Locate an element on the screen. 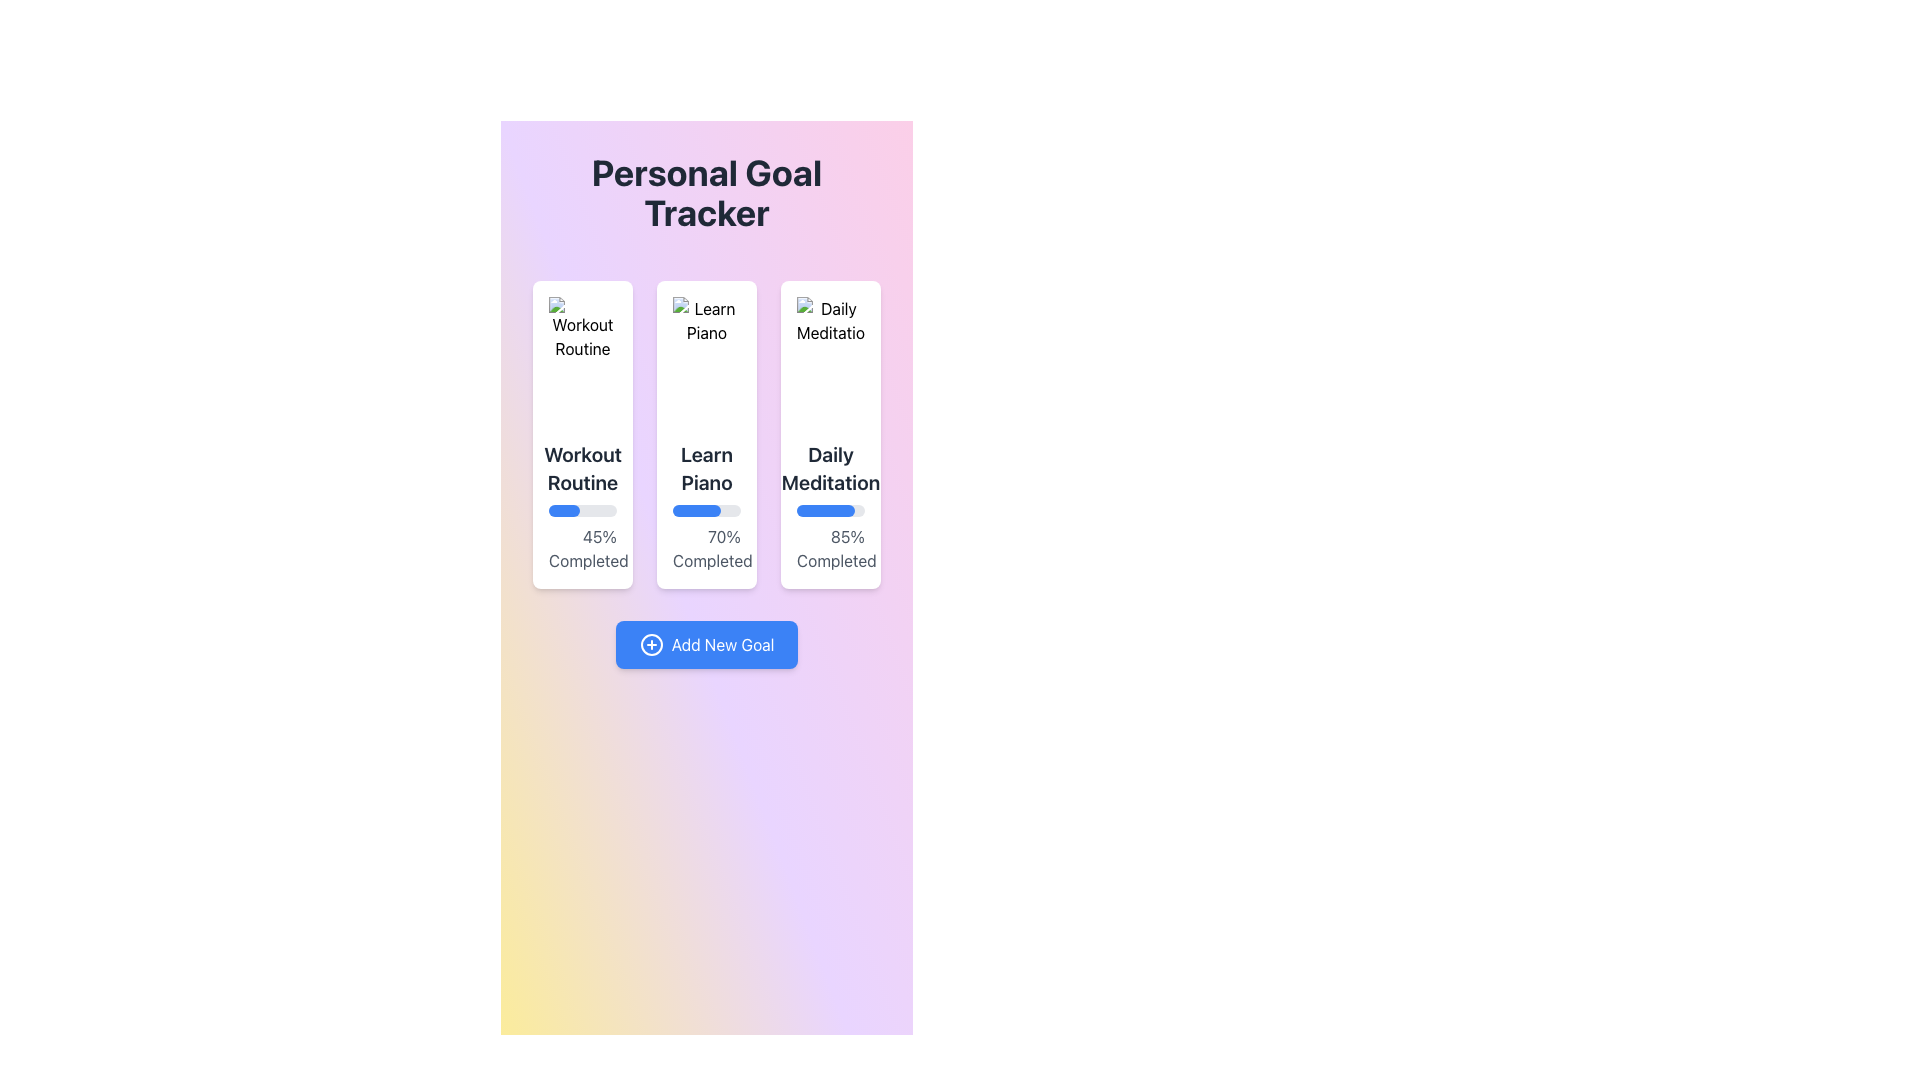 Image resolution: width=1920 pixels, height=1080 pixels. the filled portion of the progress bar segment is located at coordinates (825, 509).